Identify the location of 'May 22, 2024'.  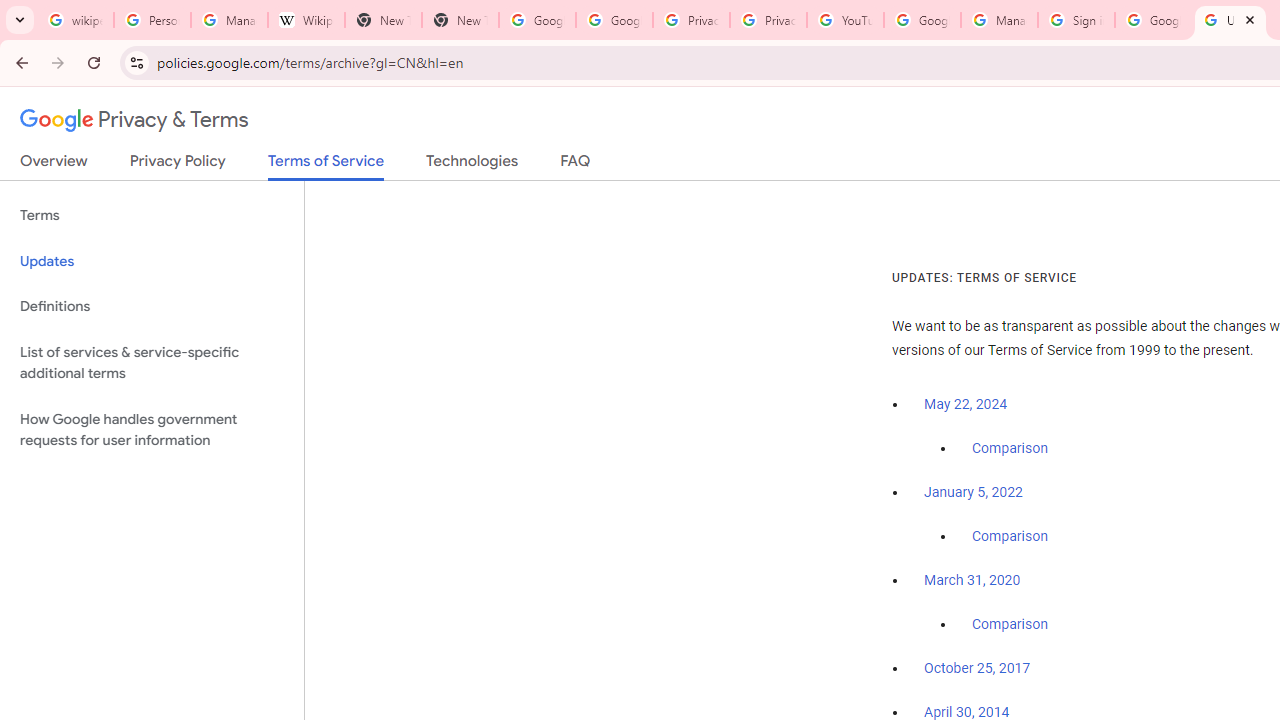
(966, 405).